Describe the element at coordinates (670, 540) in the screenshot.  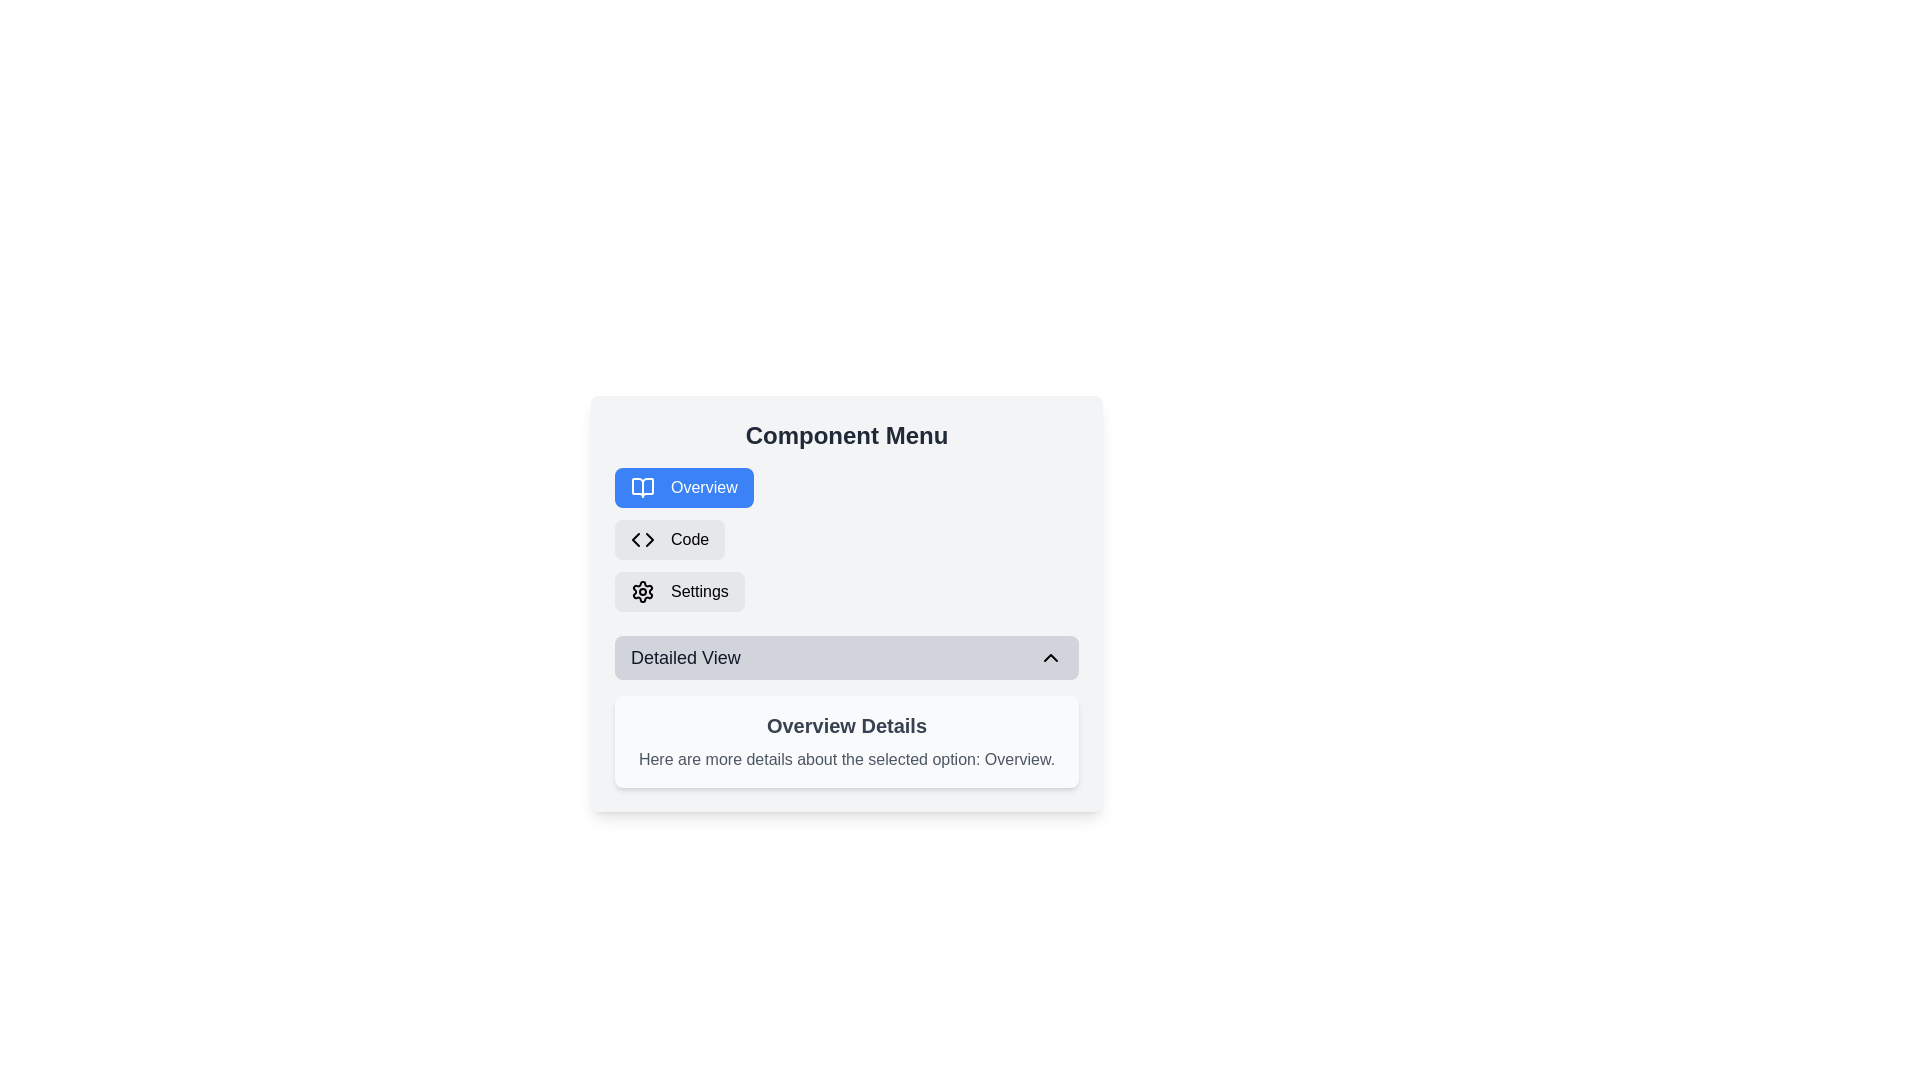
I see `the second button in the vertical group of three buttons, located between the 'Overview' and 'Settings' buttons, to possibly view tooltips or visual feedback` at that location.